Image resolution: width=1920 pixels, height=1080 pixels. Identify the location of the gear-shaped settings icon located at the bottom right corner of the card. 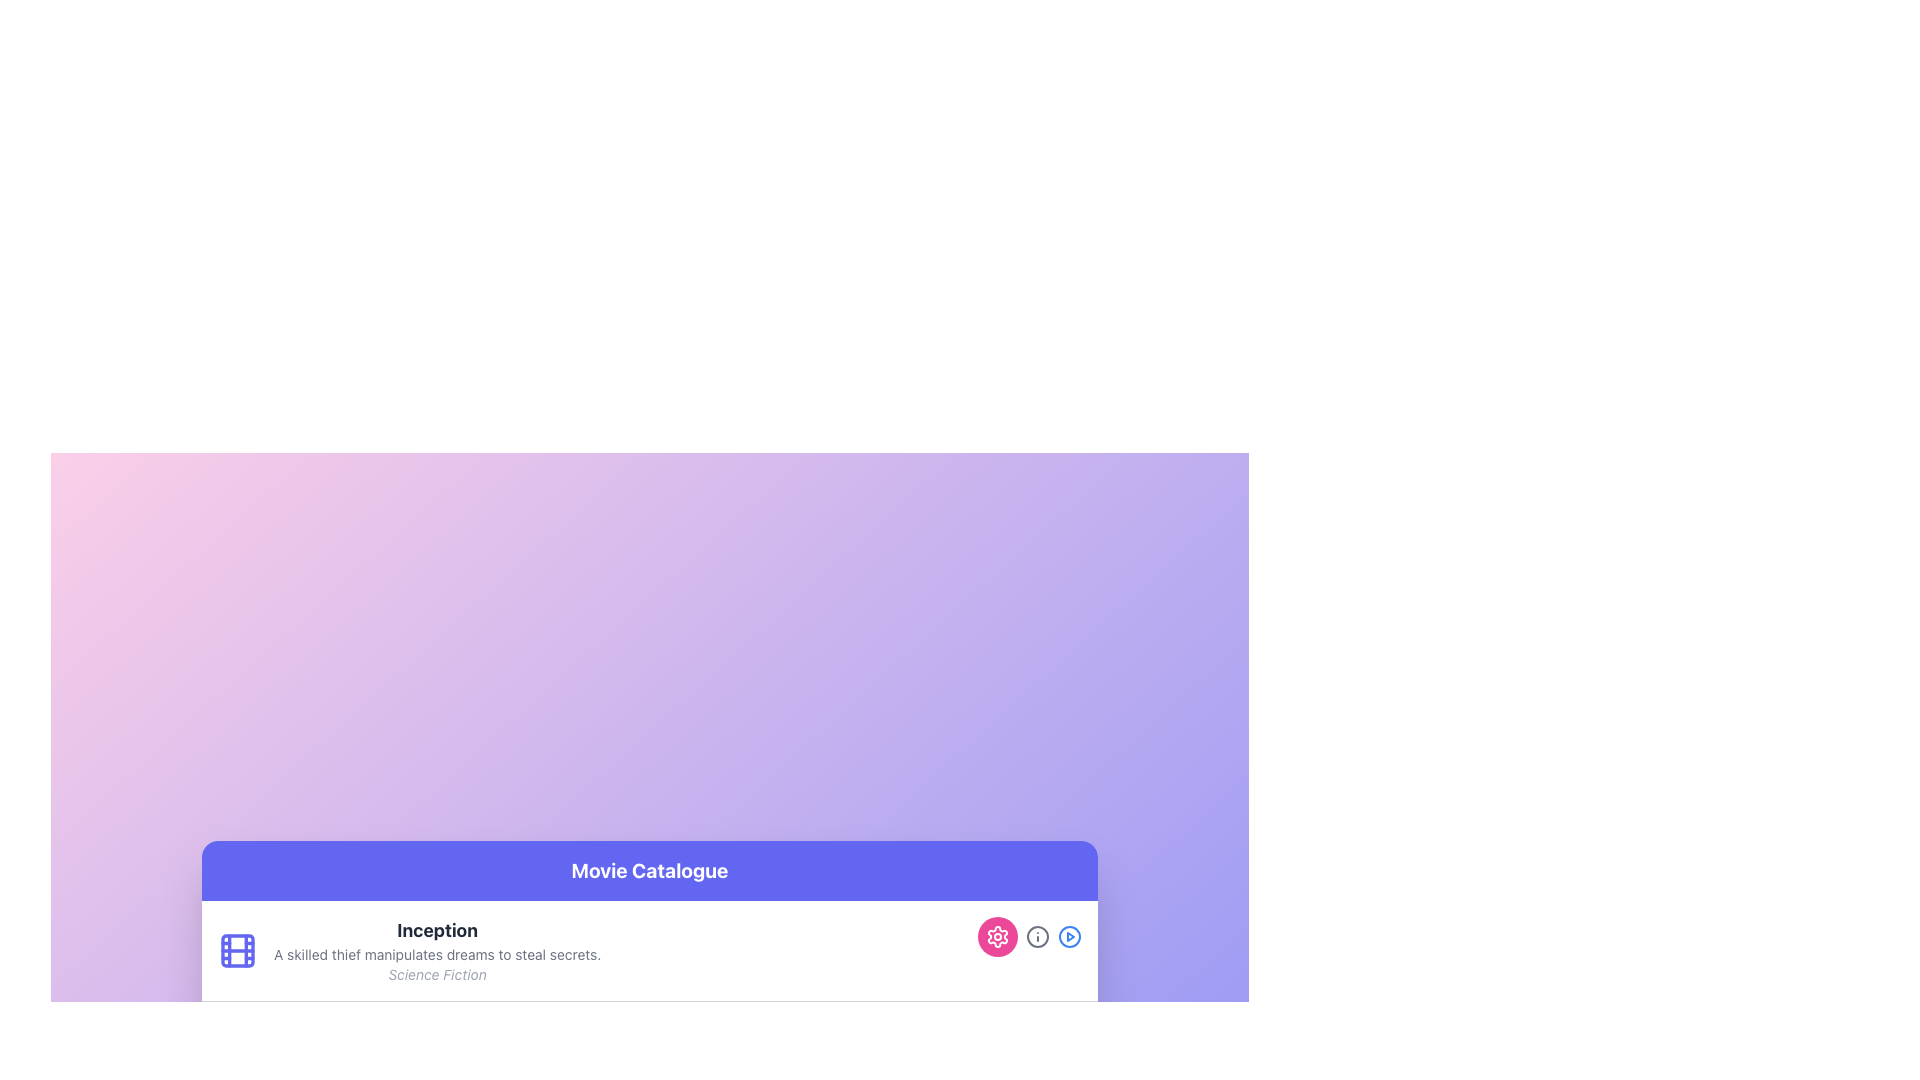
(998, 936).